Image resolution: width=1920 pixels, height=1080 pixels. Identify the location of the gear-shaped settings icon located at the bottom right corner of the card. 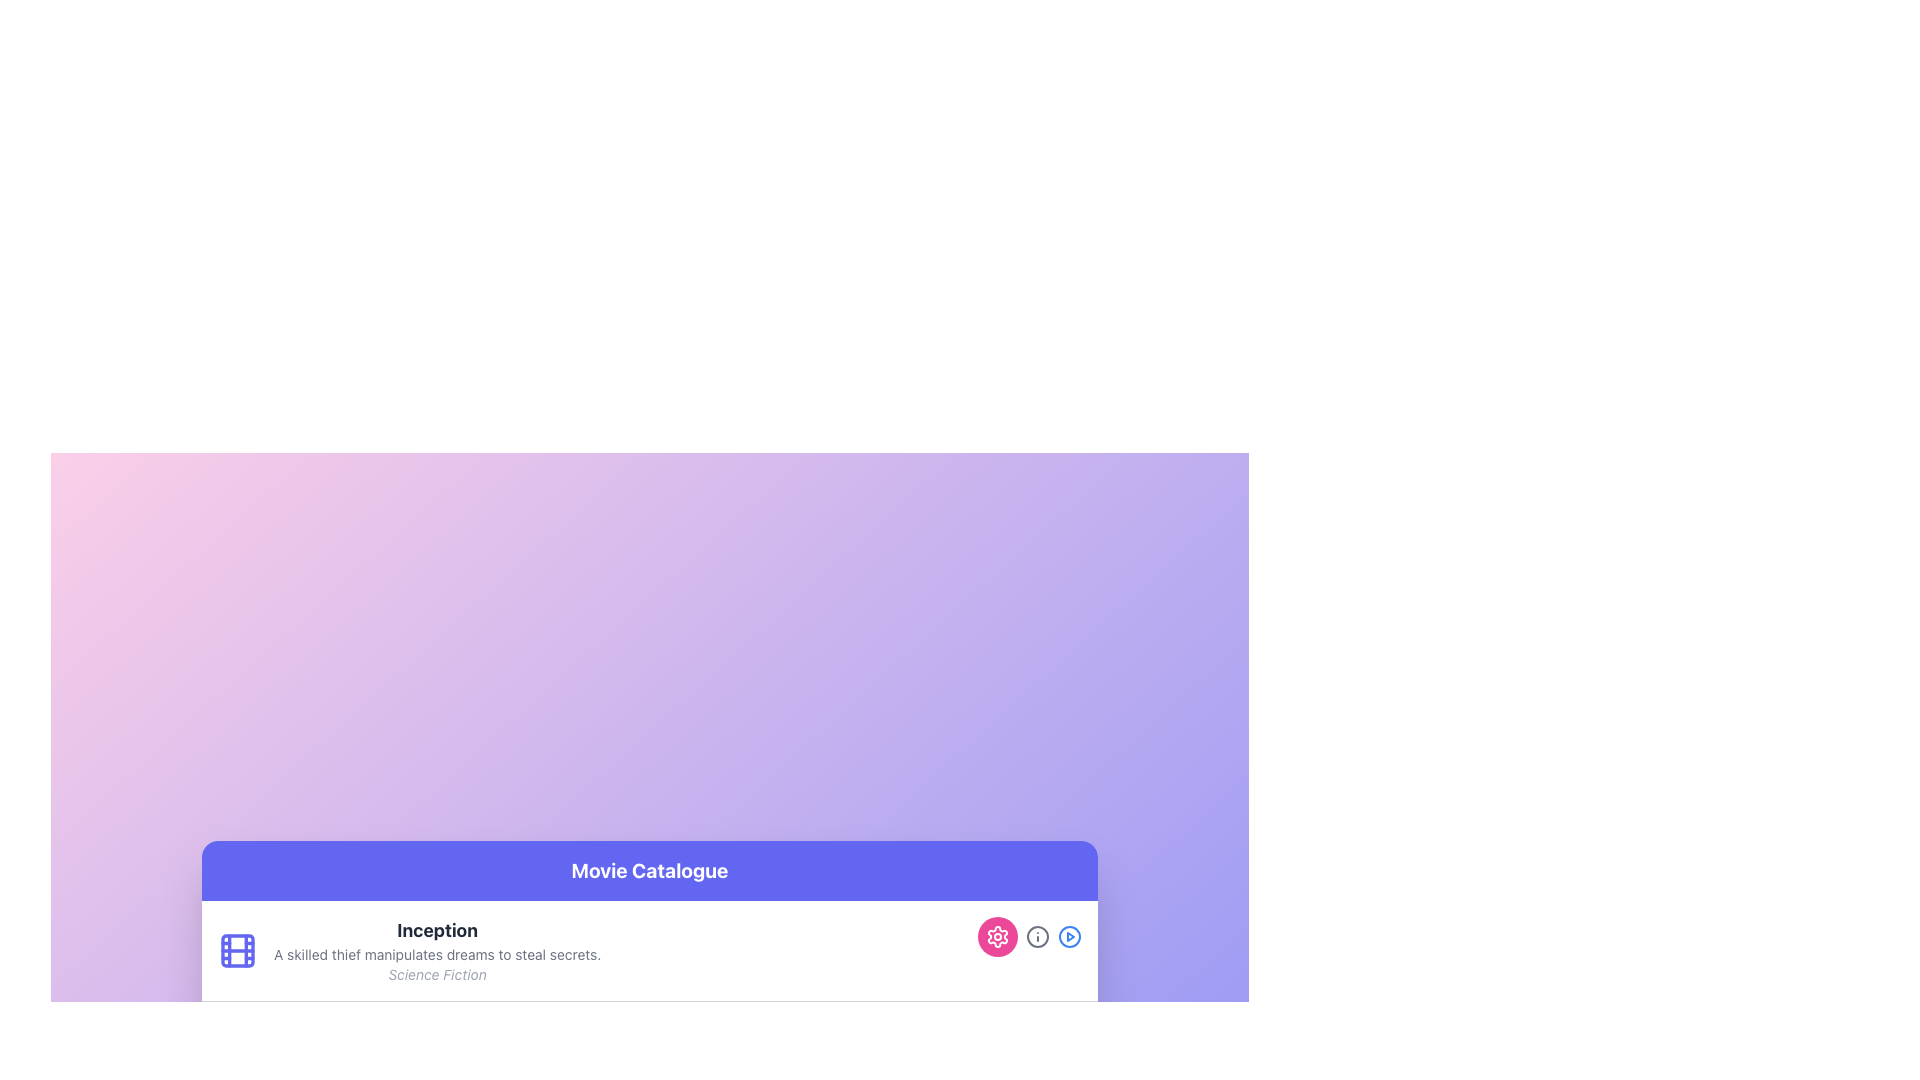
(998, 936).